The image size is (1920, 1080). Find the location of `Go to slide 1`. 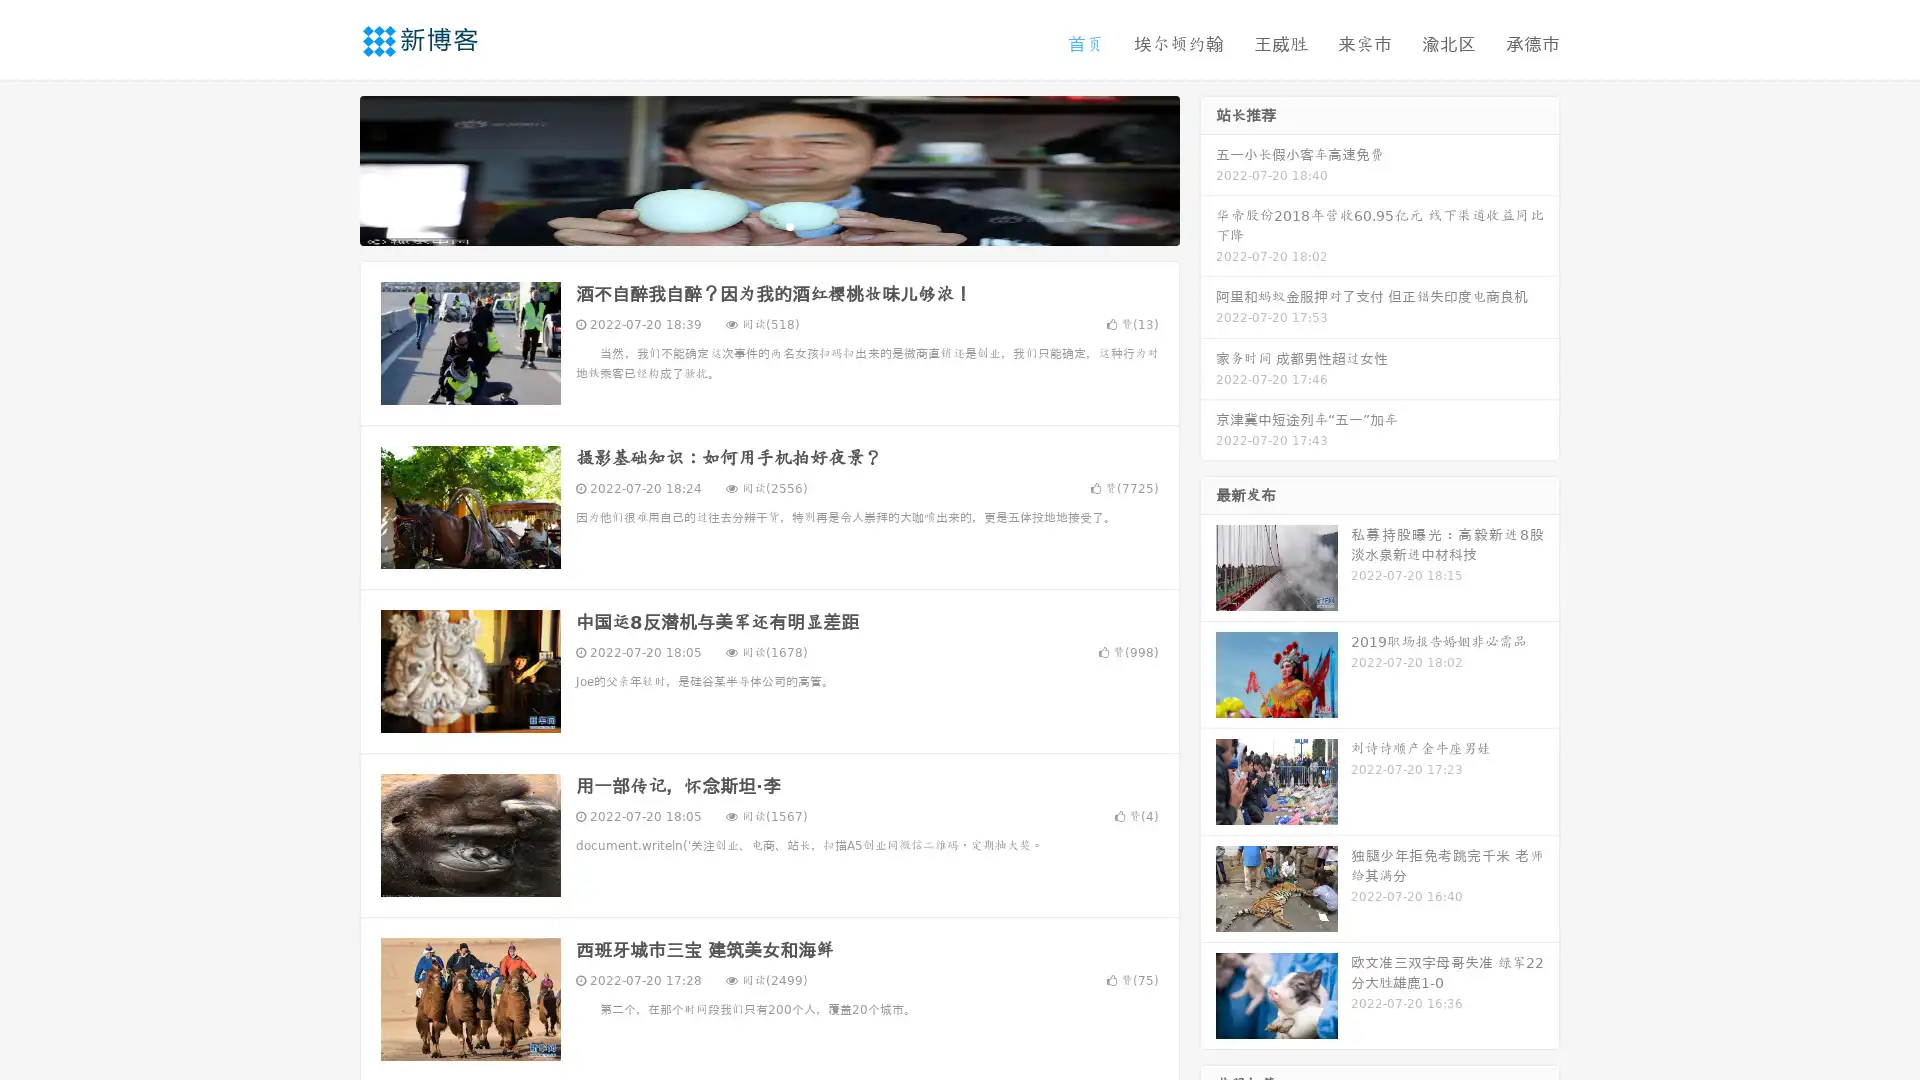

Go to slide 1 is located at coordinates (748, 225).